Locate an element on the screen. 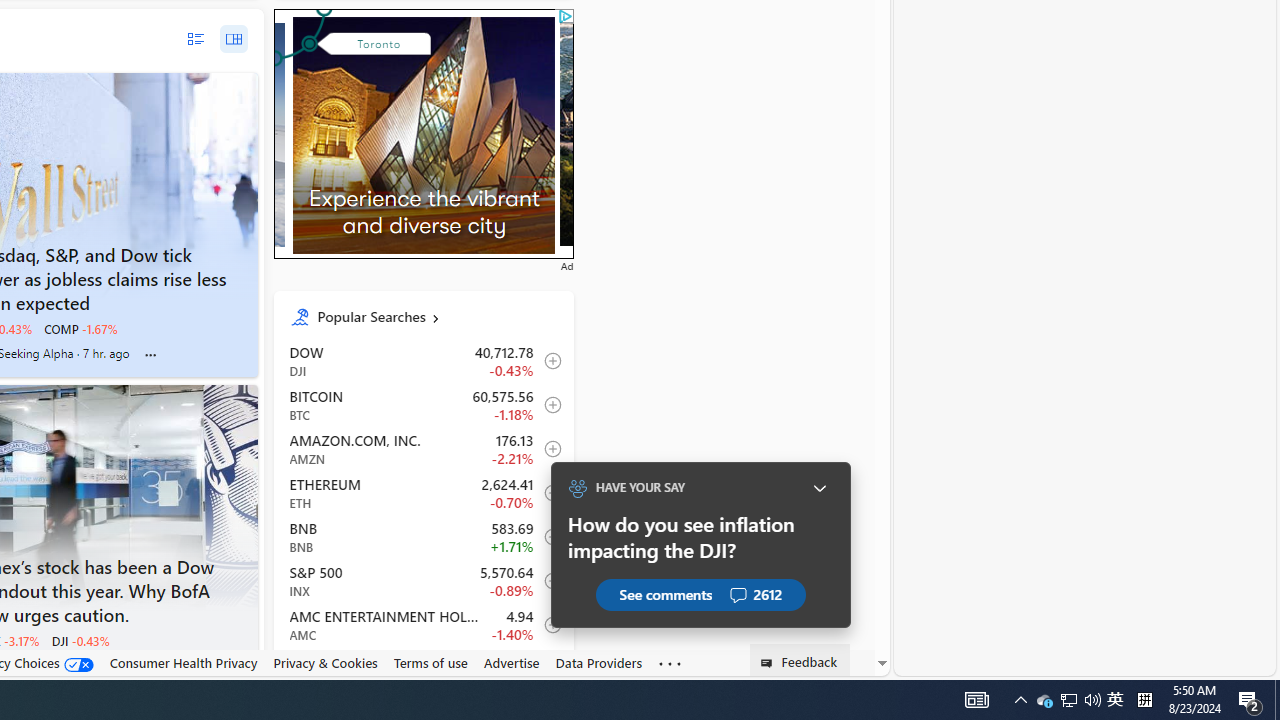 This screenshot has height=720, width=1280. 'list layout' is located at coordinates (195, 39).